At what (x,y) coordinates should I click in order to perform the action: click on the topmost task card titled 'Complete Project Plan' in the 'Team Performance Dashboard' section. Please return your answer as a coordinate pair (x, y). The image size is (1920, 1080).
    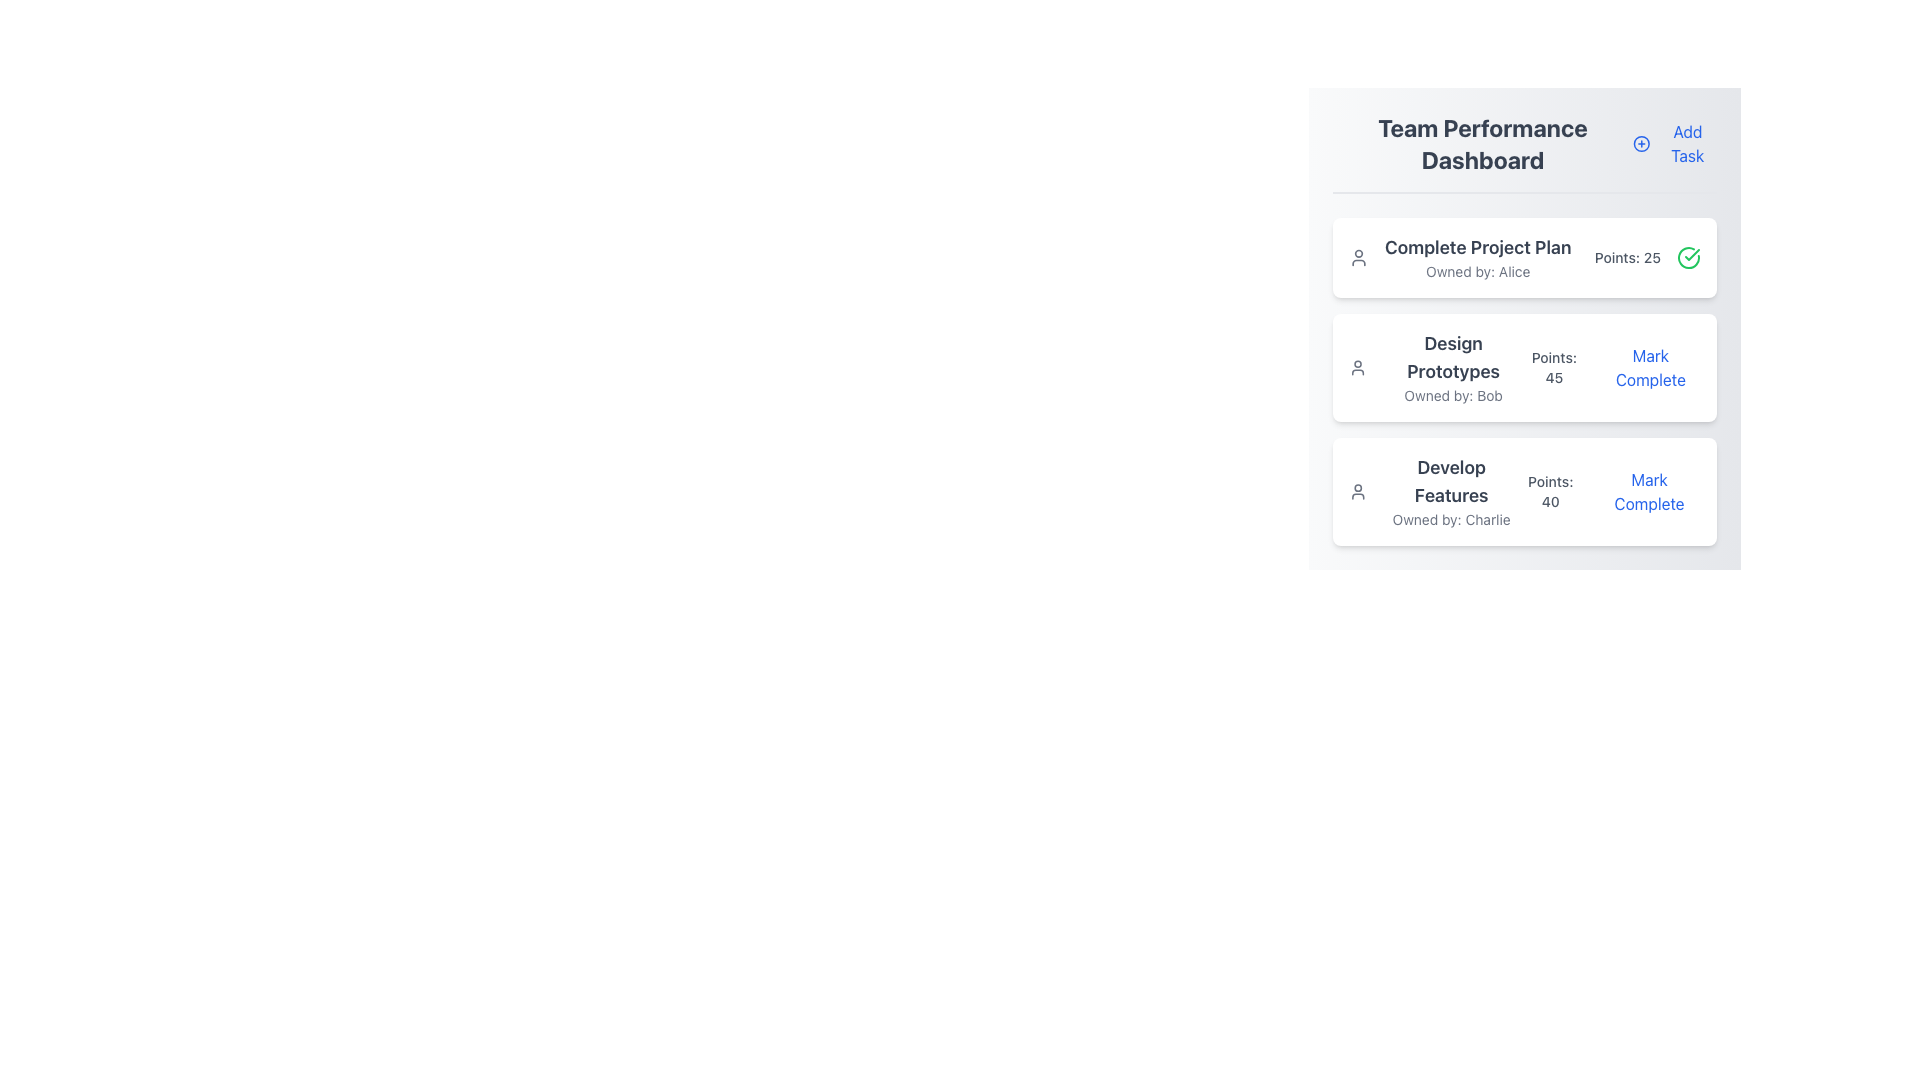
    Looking at the image, I should click on (1524, 257).